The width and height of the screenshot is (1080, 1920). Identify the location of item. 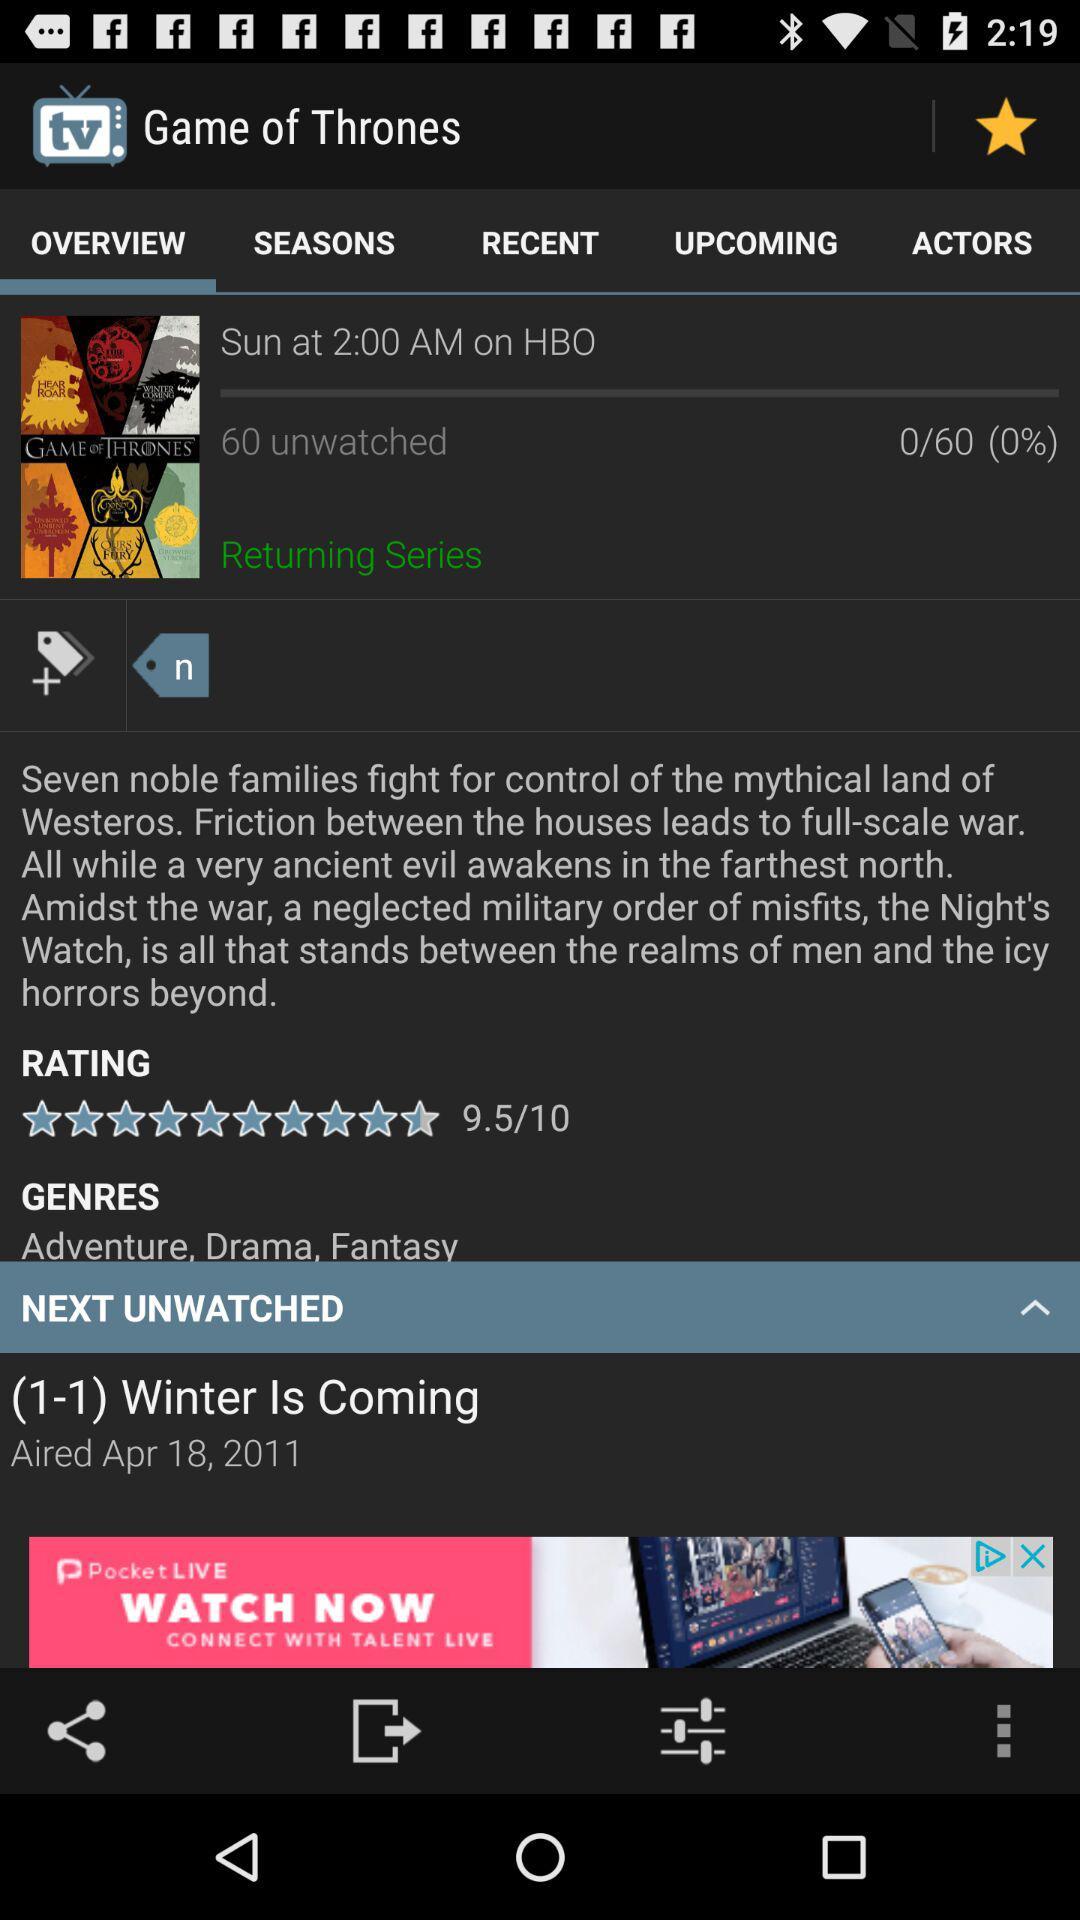
(1006, 124).